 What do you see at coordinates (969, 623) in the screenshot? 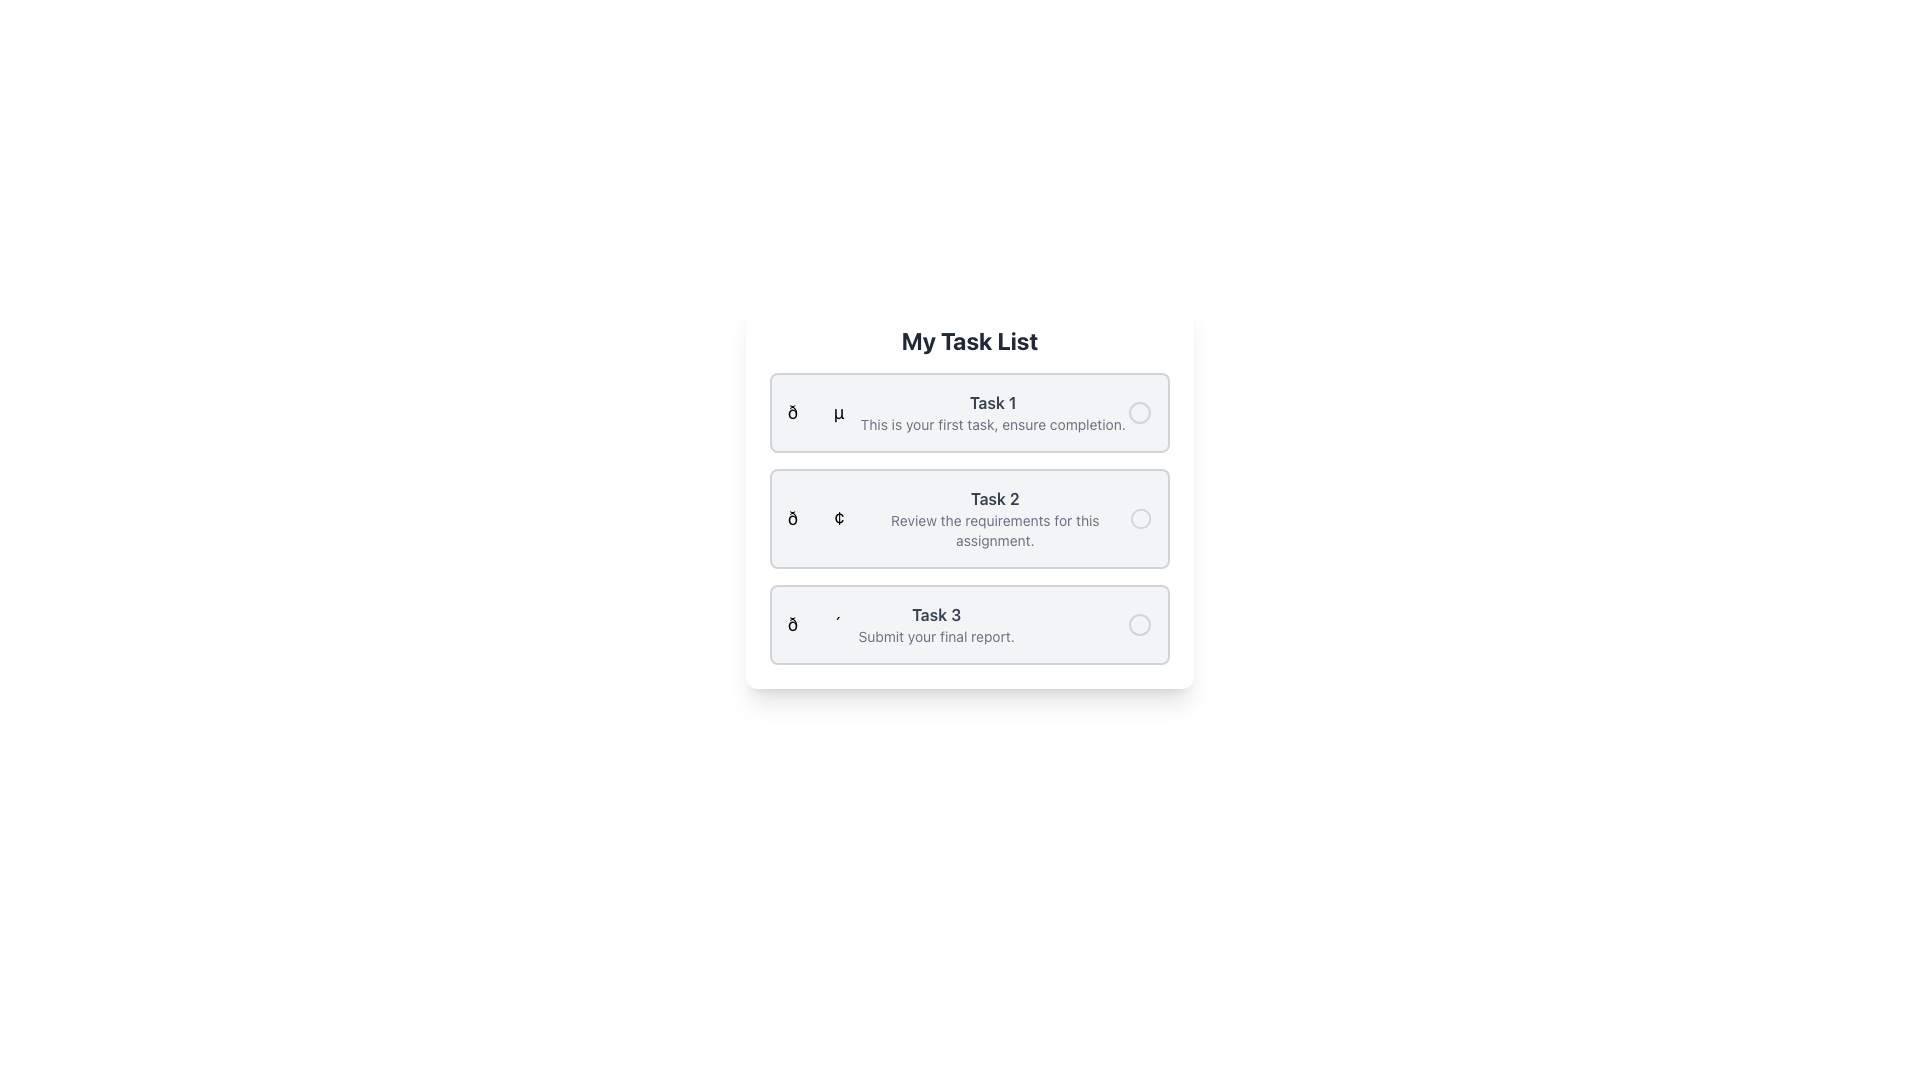
I see `the List item labeled 'Task 3' to focus on it` at bounding box center [969, 623].